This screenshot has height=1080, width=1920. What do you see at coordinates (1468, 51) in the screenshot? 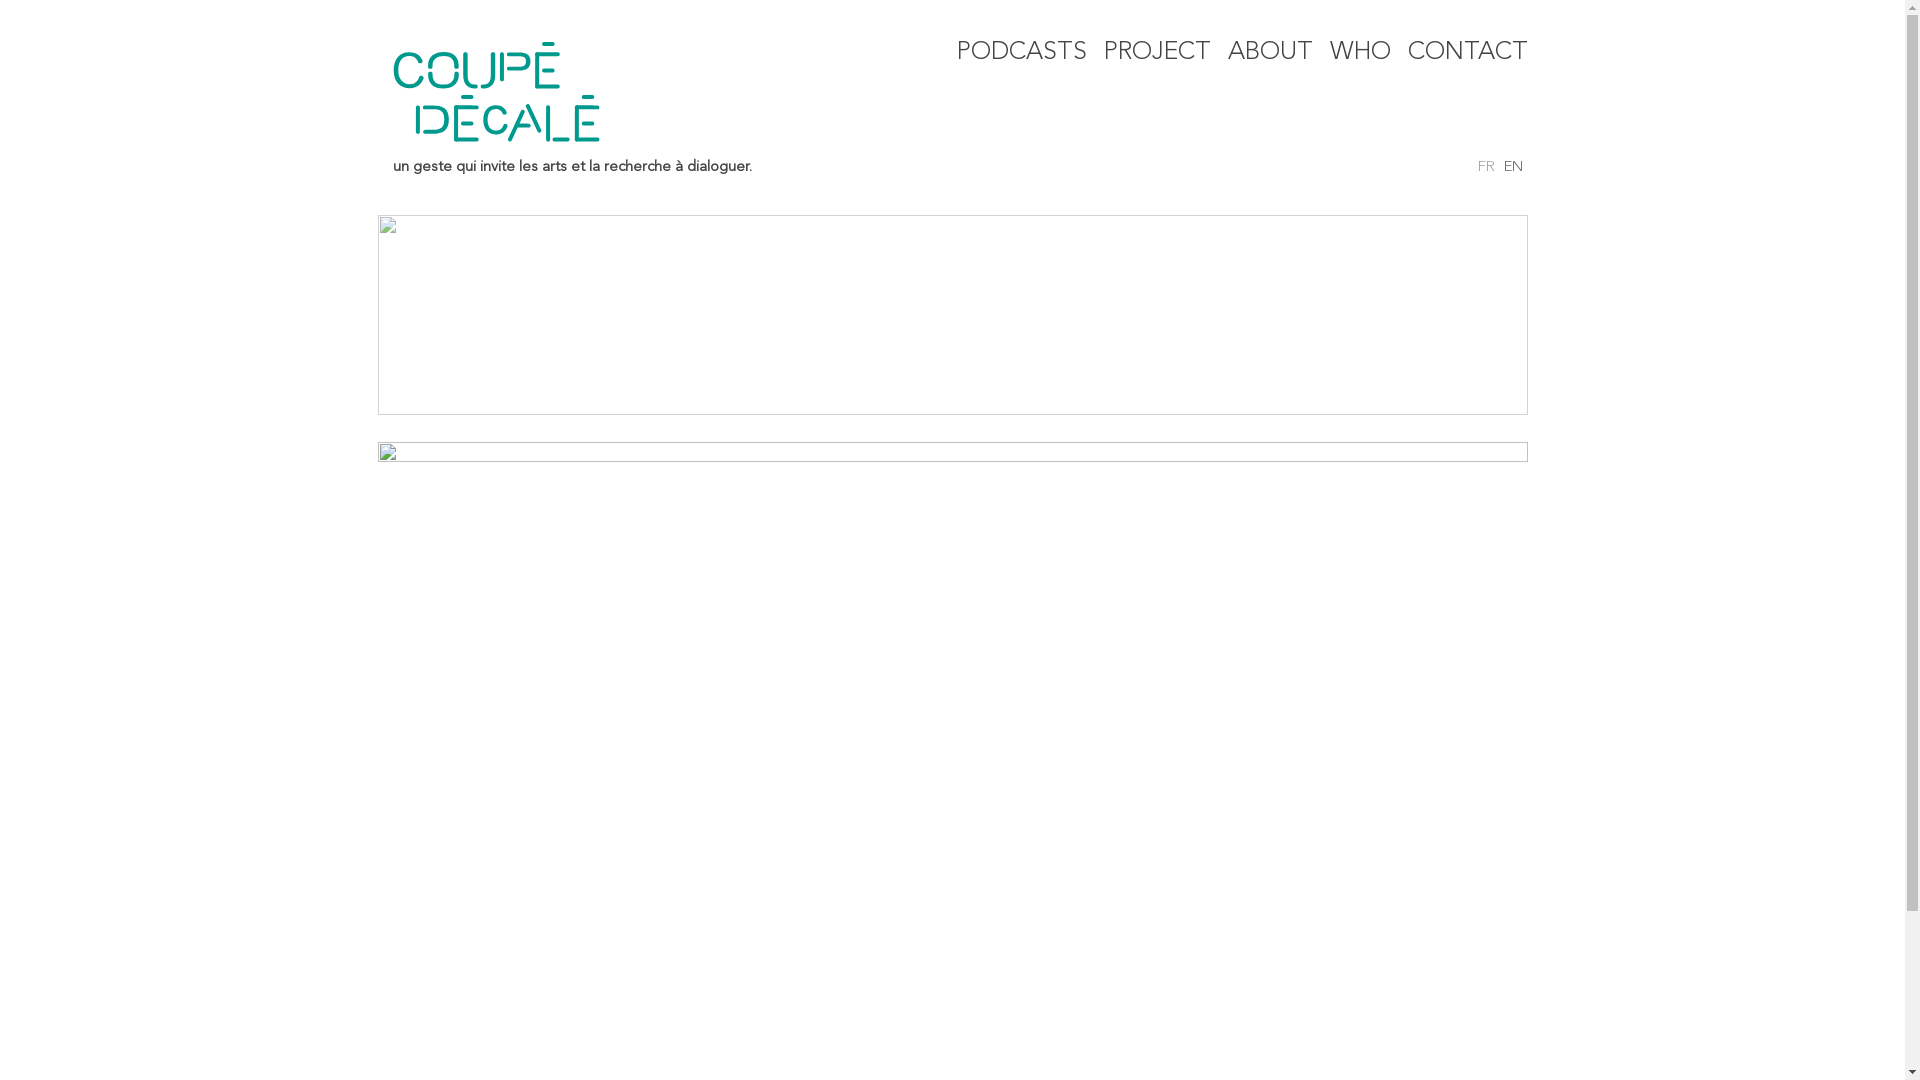
I see `'CONTACT'` at bounding box center [1468, 51].